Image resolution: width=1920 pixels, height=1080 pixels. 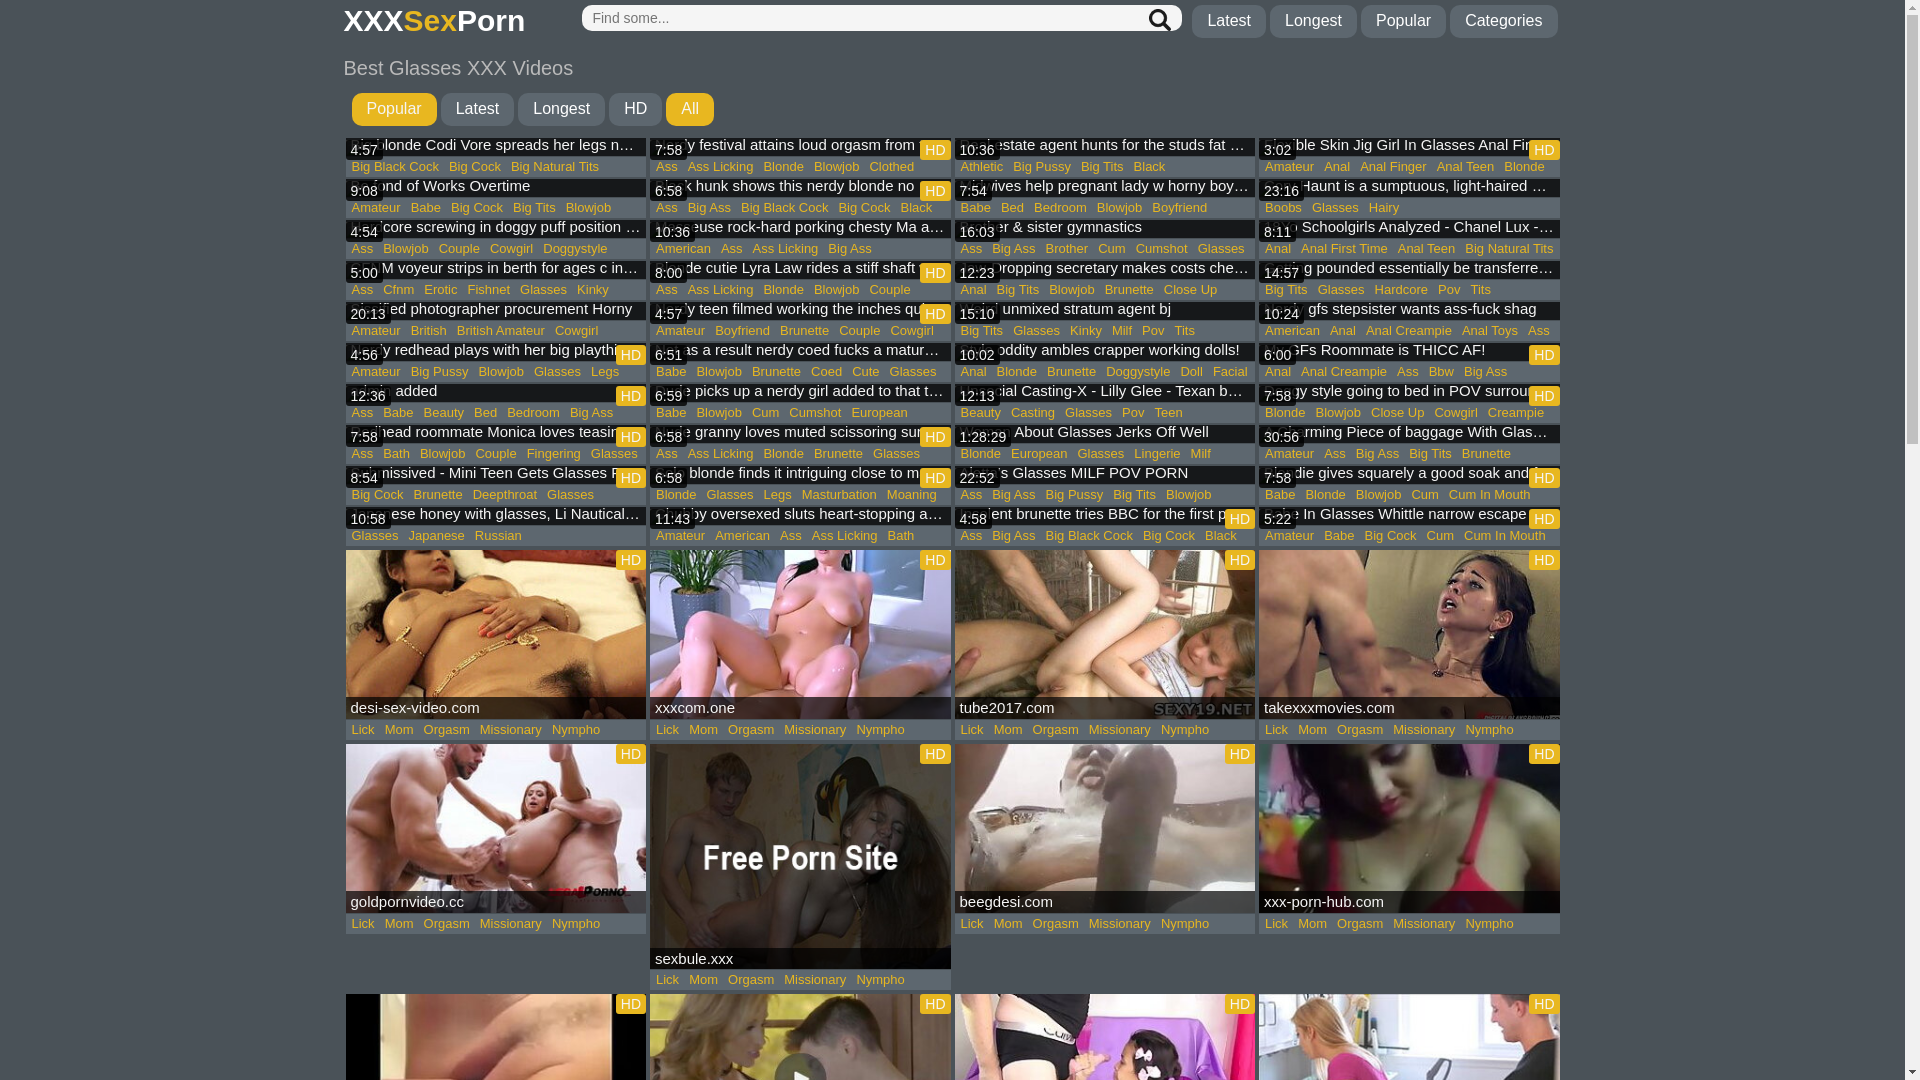 What do you see at coordinates (361, 411) in the screenshot?
I see `'Ass'` at bounding box center [361, 411].